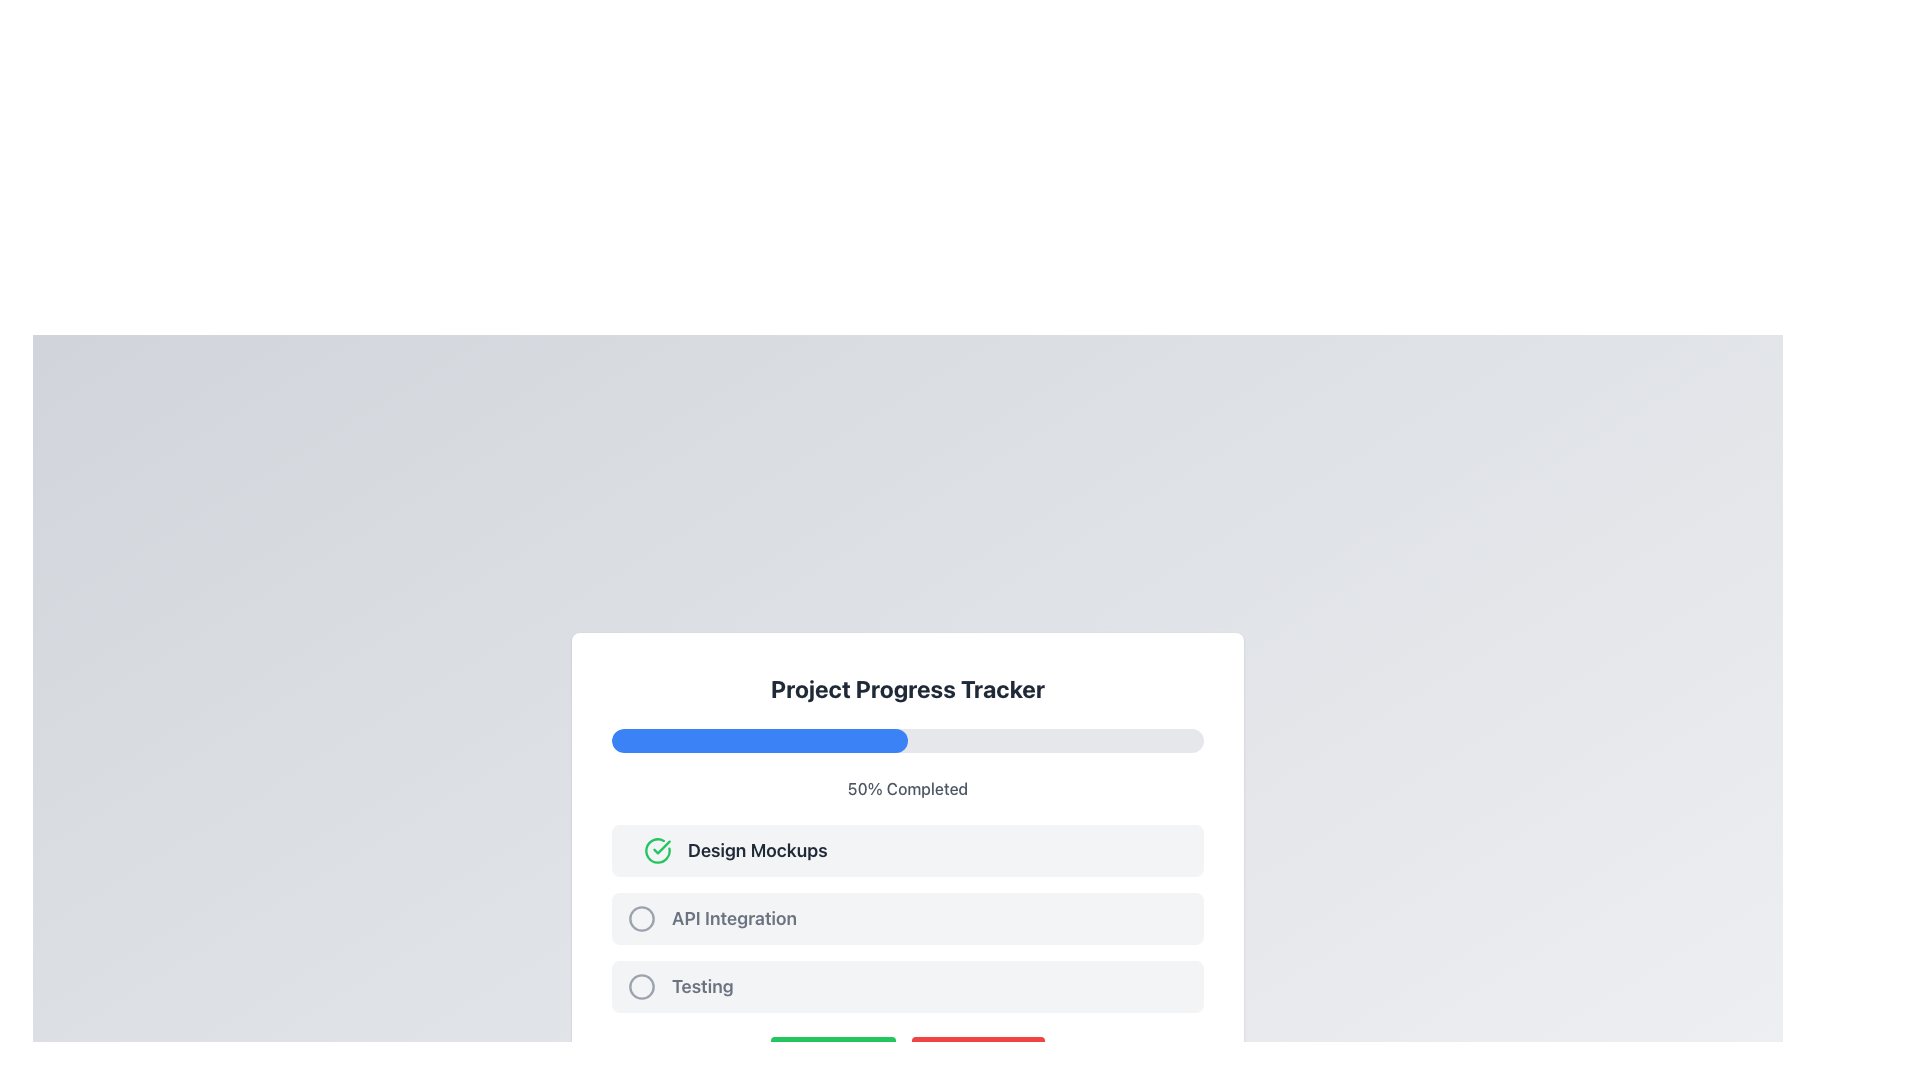  Describe the element at coordinates (978, 1055) in the screenshot. I see `the red 'Decrease' button with white text, located at the bottom right of the interface, next to the 'Increase' button` at that location.